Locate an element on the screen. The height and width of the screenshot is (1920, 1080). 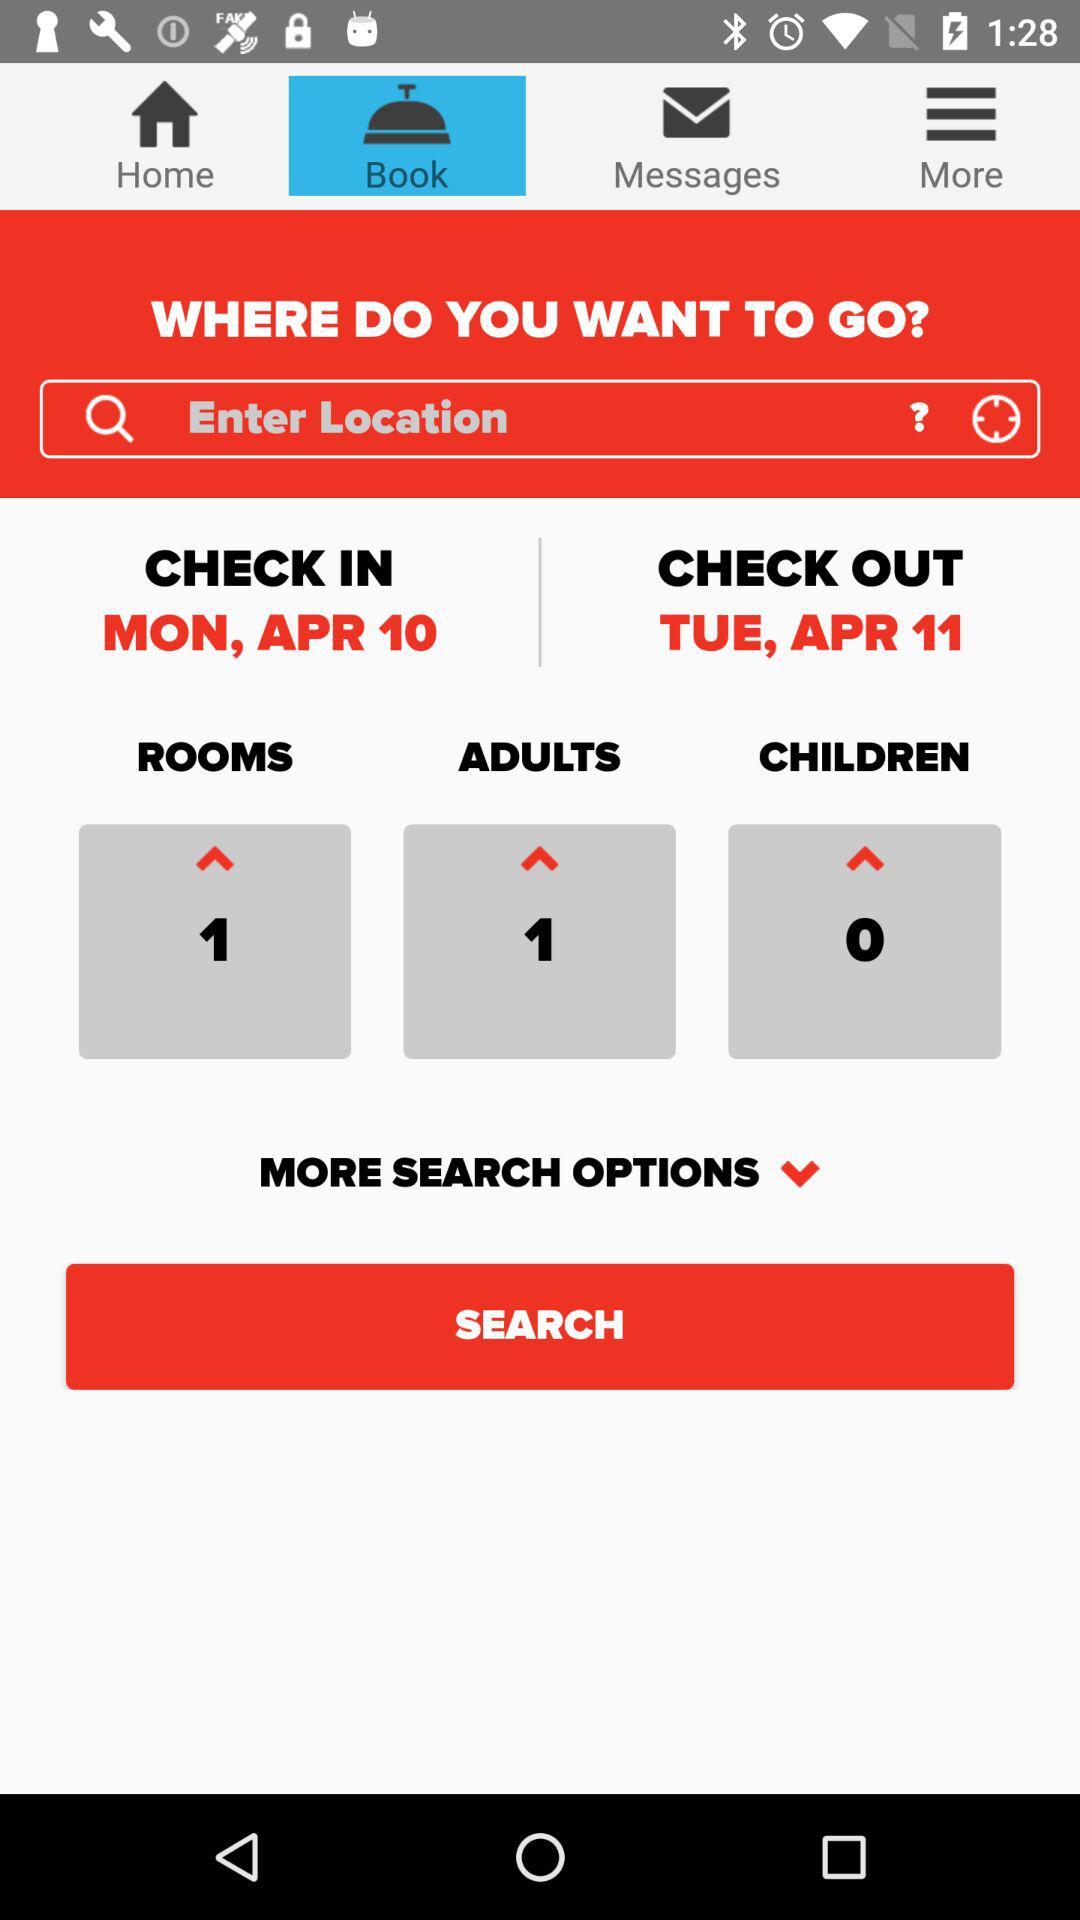
?  icon is located at coordinates (919, 417).